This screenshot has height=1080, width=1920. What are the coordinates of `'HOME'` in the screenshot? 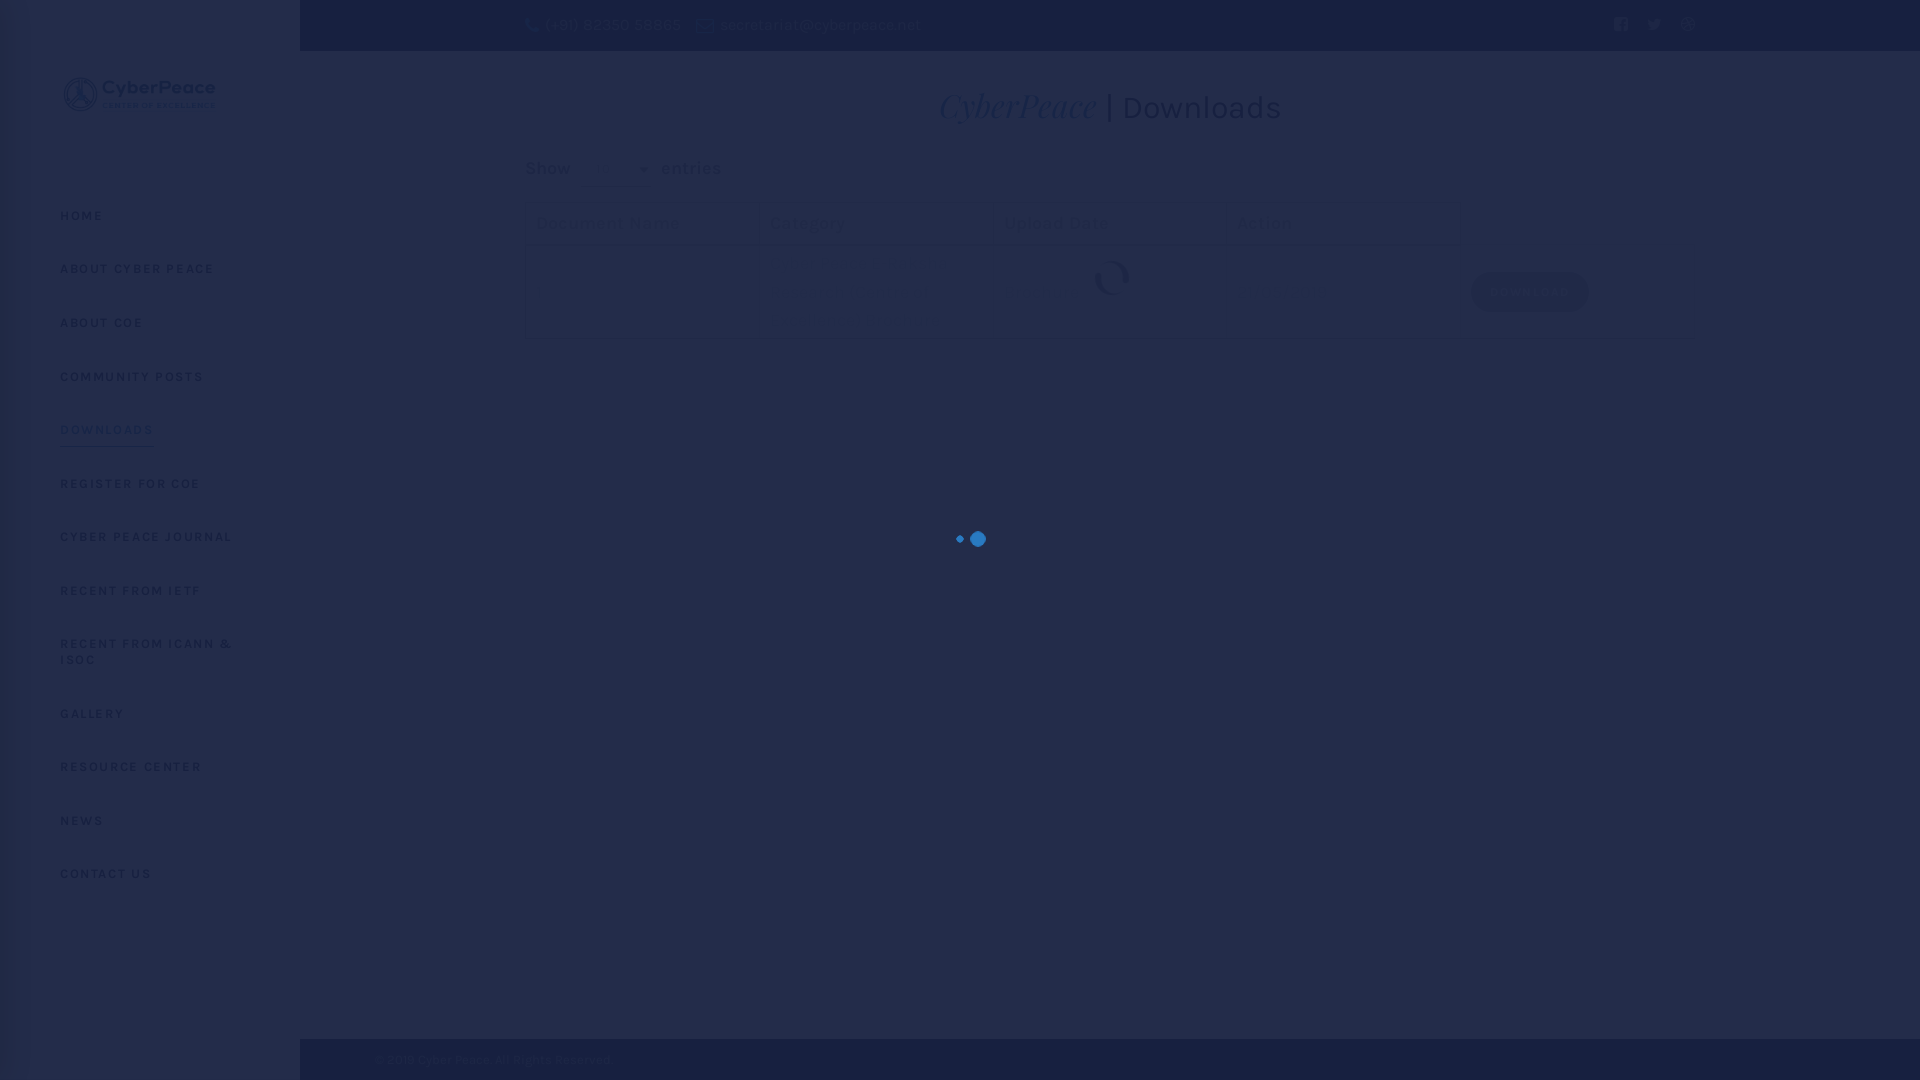 It's located at (148, 216).